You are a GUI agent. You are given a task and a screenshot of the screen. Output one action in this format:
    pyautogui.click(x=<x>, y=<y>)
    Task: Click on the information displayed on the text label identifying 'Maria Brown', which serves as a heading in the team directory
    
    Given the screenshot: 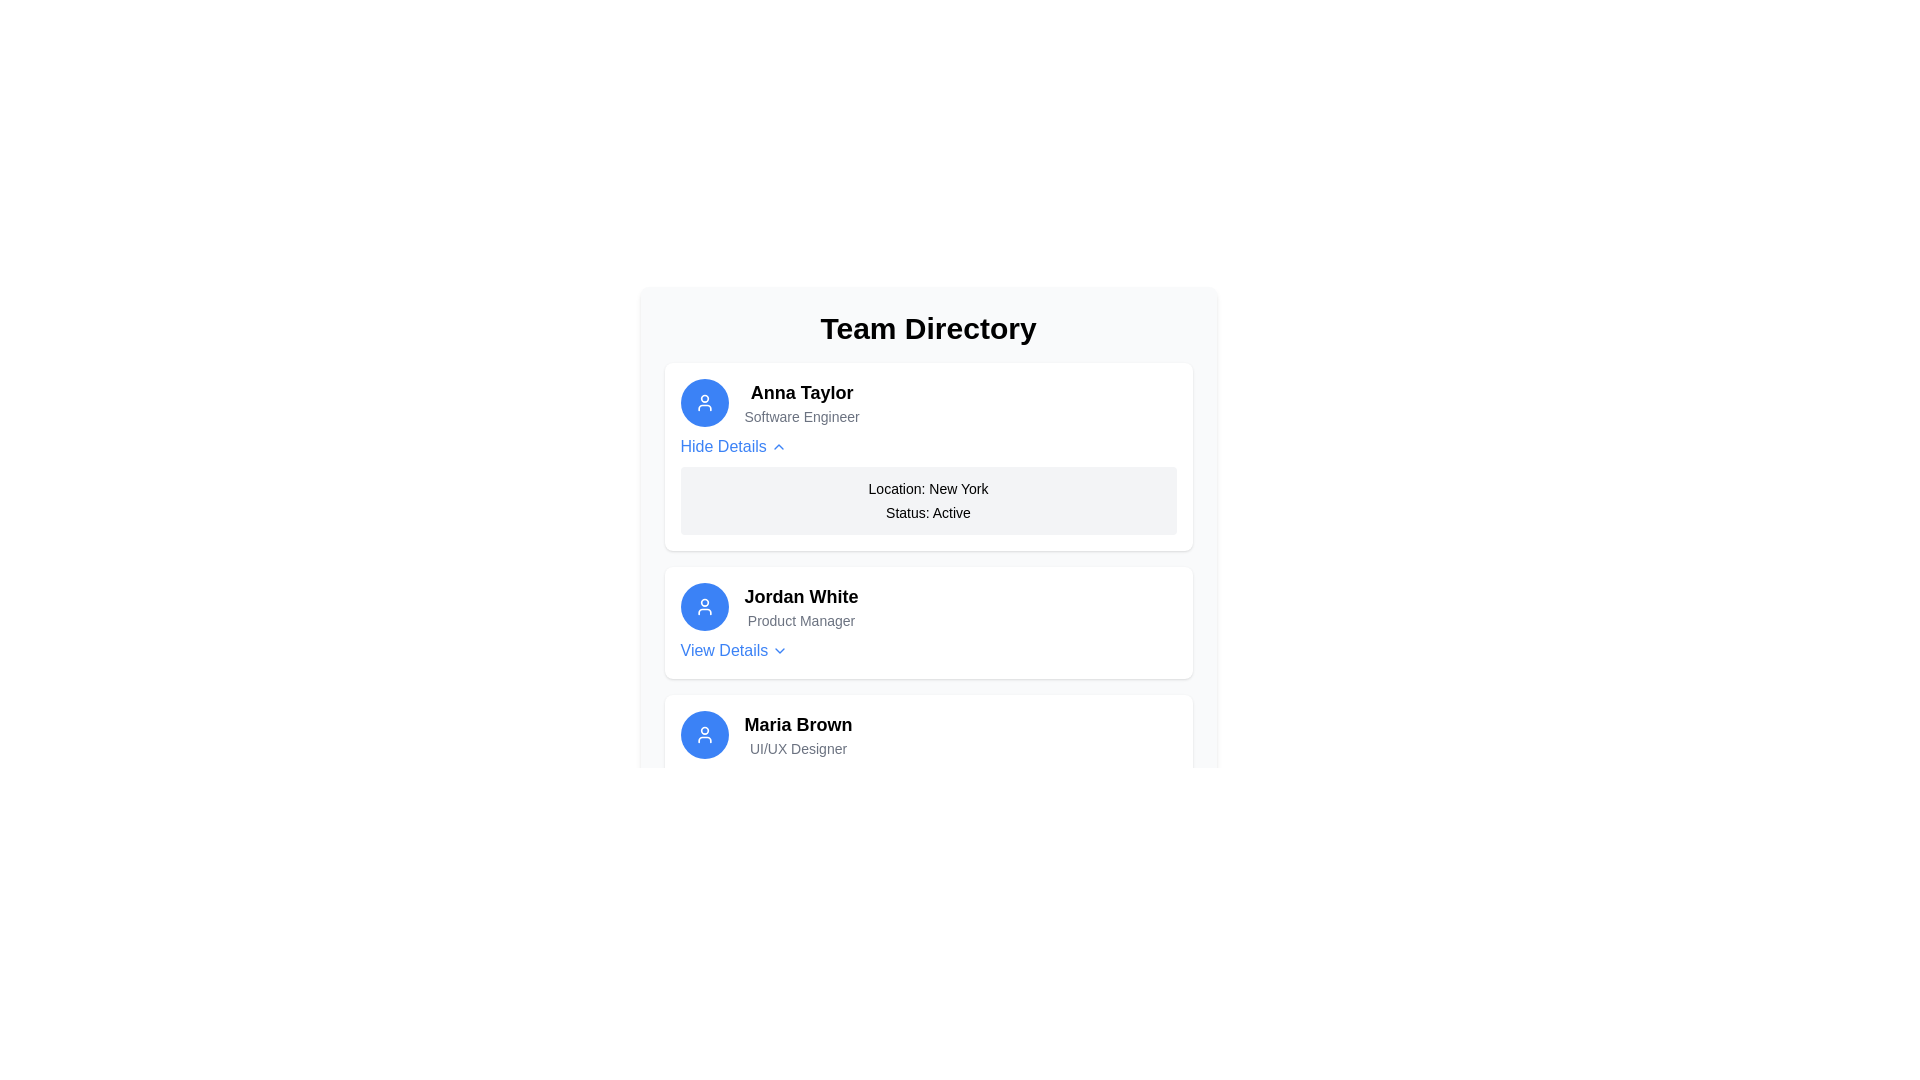 What is the action you would take?
    pyautogui.click(x=797, y=725)
    